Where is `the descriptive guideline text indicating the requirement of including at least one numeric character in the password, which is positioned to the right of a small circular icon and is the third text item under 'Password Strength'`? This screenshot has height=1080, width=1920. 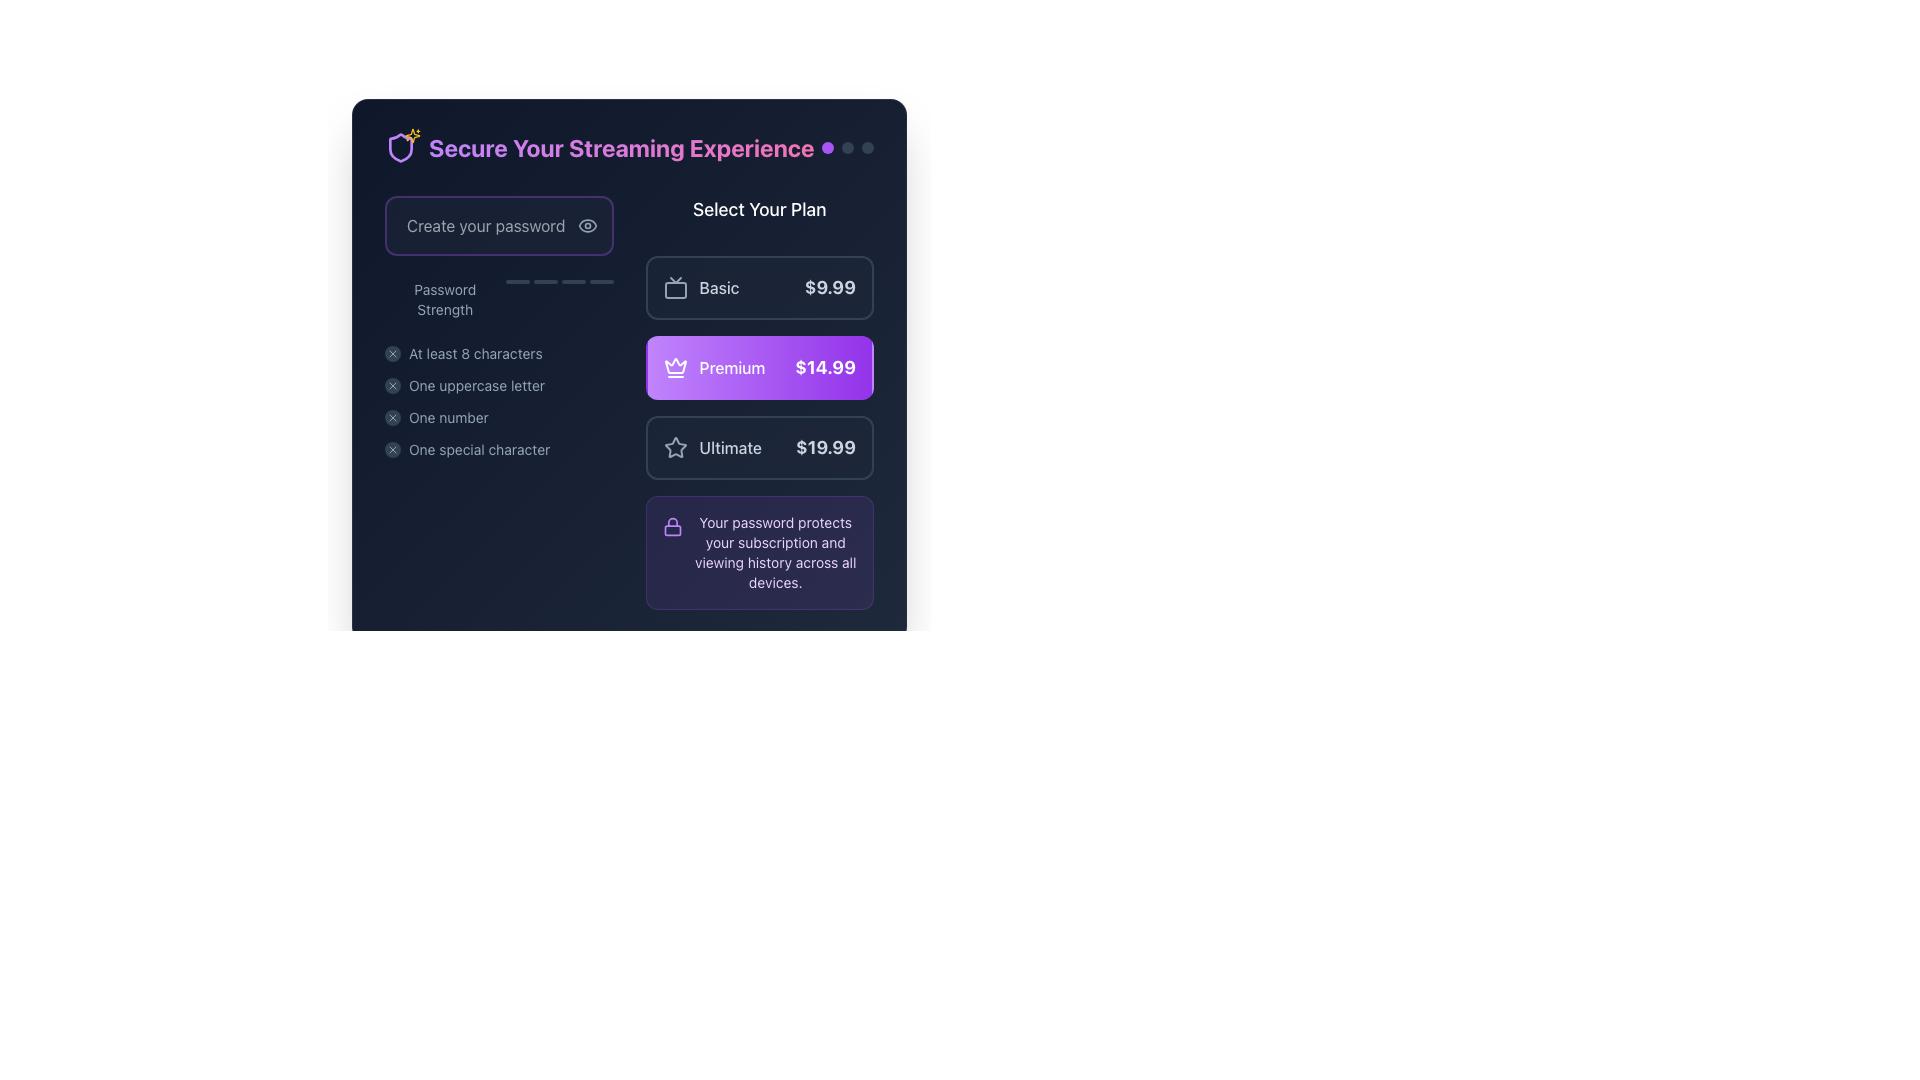 the descriptive guideline text indicating the requirement of including at least one numeric character in the password, which is positioned to the right of a small circular icon and is the third text item under 'Password Strength' is located at coordinates (447, 416).